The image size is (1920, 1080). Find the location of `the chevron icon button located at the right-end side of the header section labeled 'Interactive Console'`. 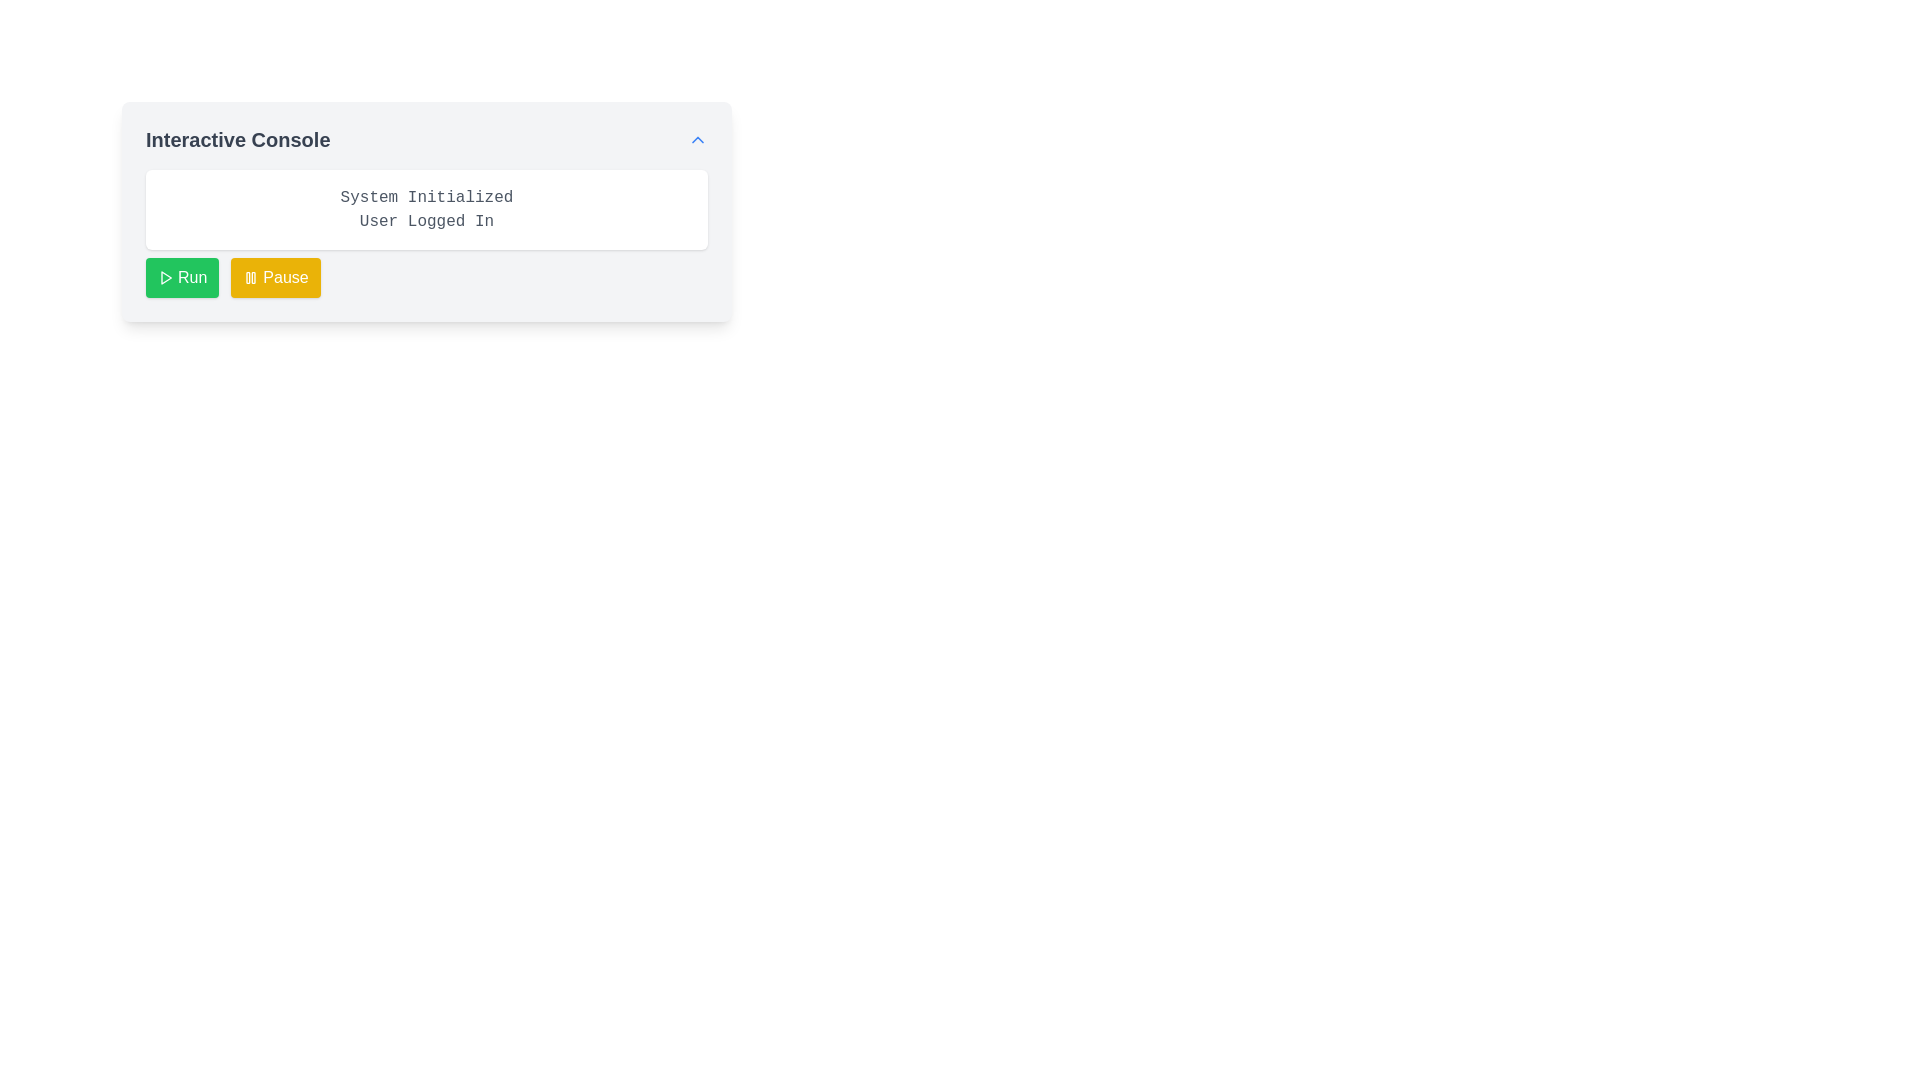

the chevron icon button located at the right-end side of the header section labeled 'Interactive Console' is located at coordinates (697, 138).